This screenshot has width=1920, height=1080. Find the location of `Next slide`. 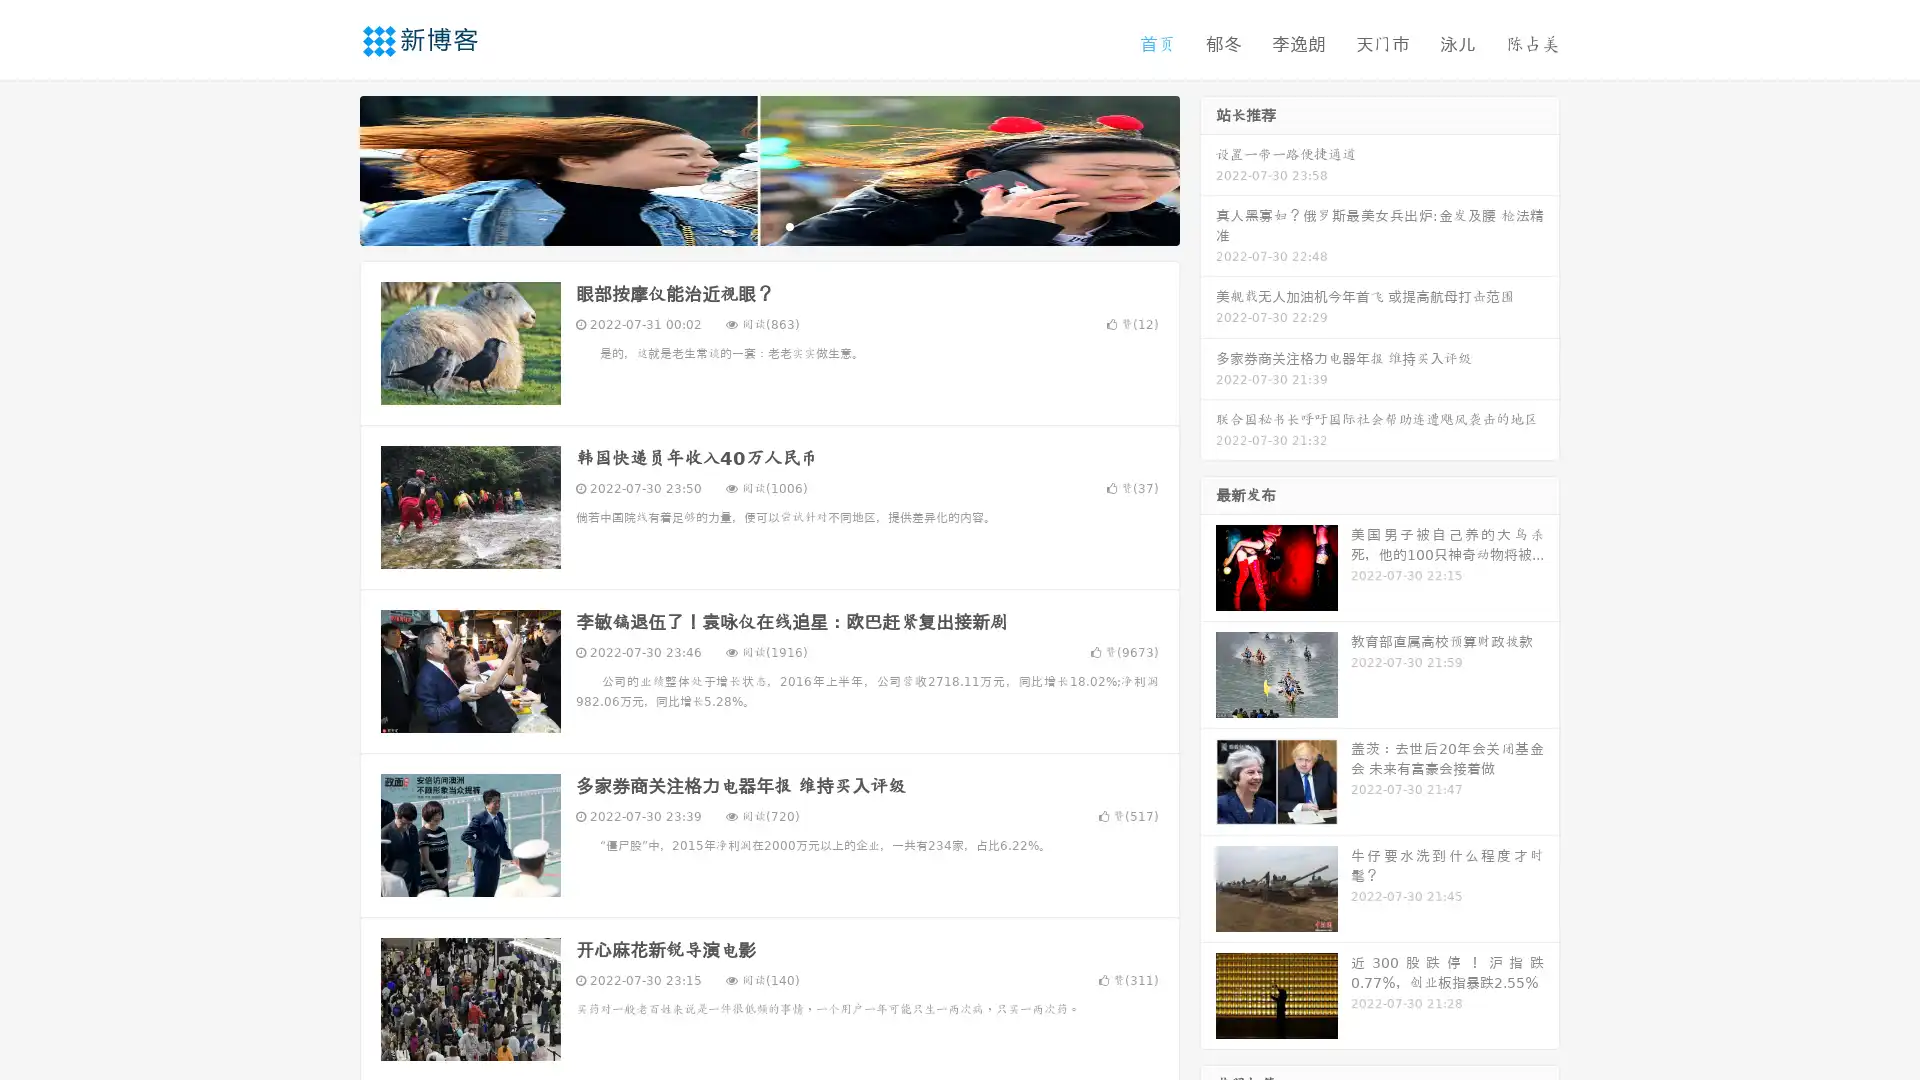

Next slide is located at coordinates (1208, 168).